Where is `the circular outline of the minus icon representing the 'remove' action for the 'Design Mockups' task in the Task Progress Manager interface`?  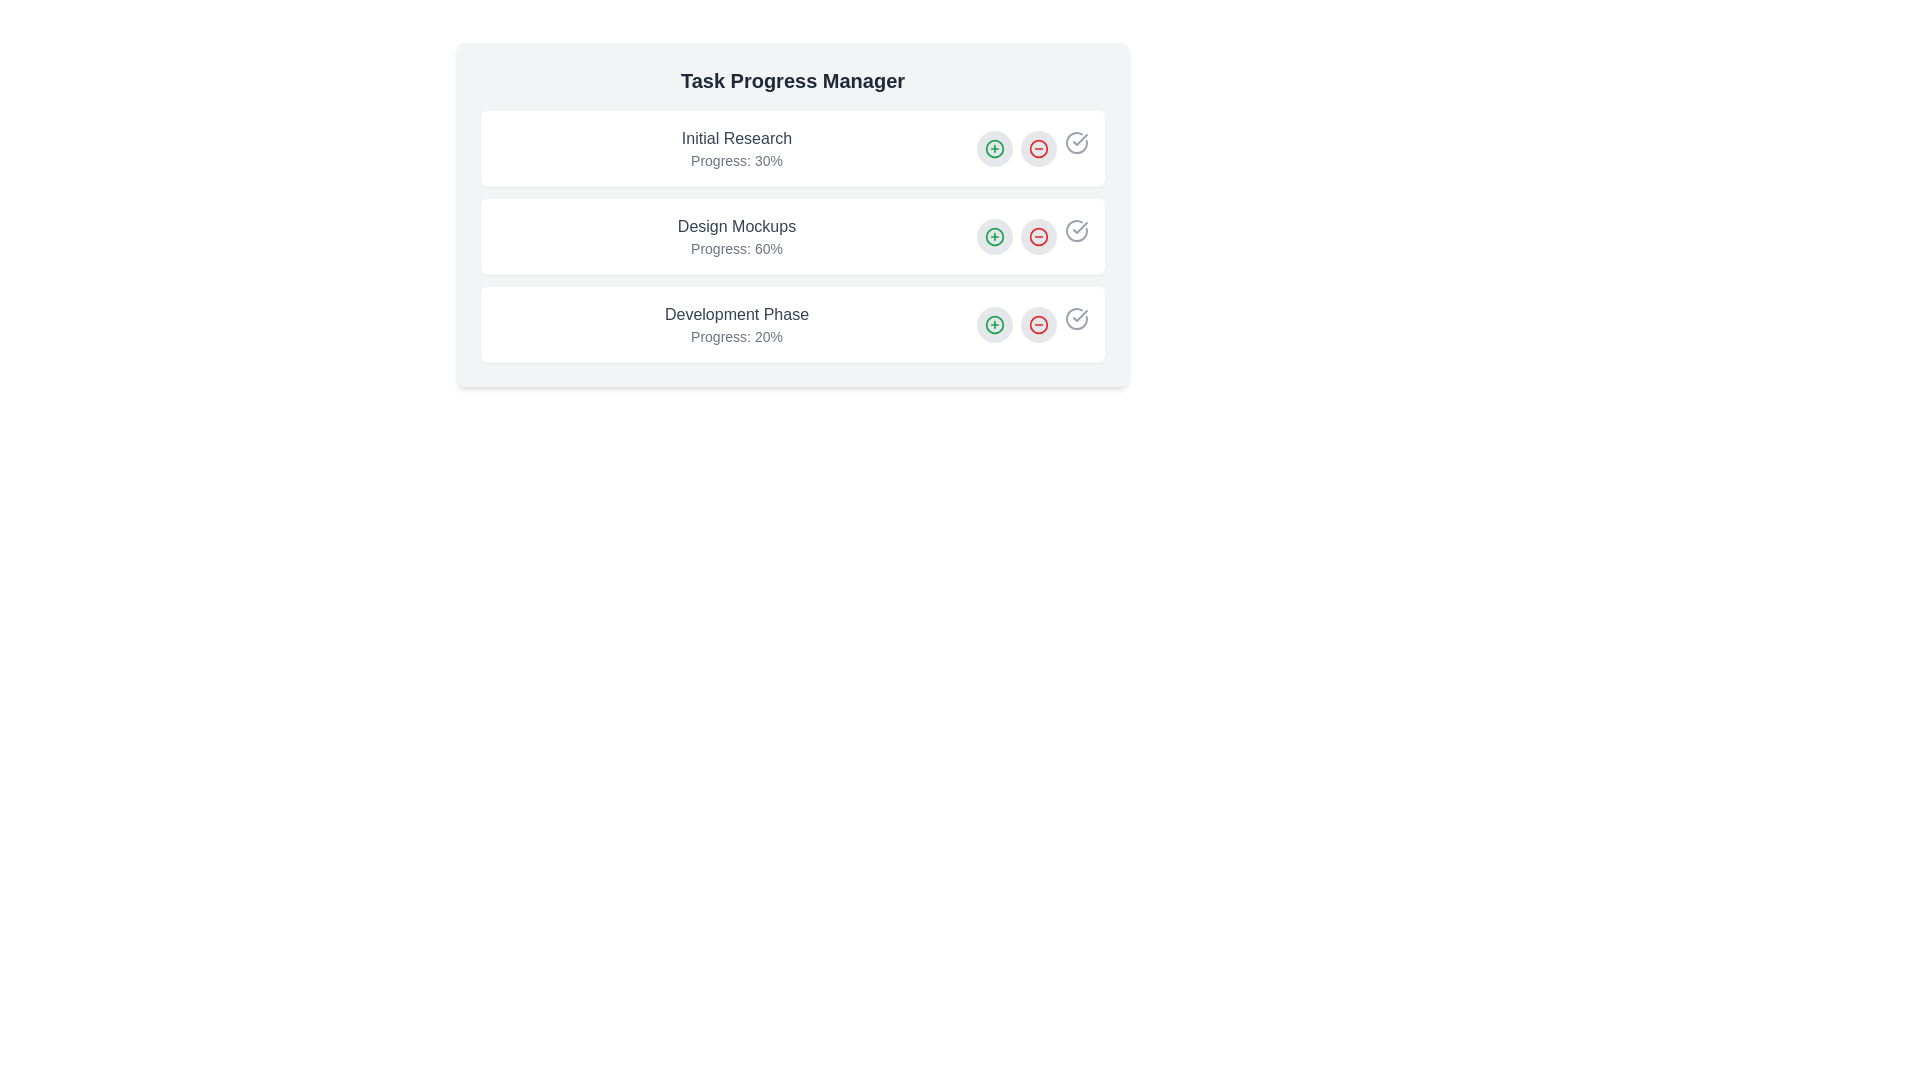 the circular outline of the minus icon representing the 'remove' action for the 'Design Mockups' task in the Task Progress Manager interface is located at coordinates (1038, 235).